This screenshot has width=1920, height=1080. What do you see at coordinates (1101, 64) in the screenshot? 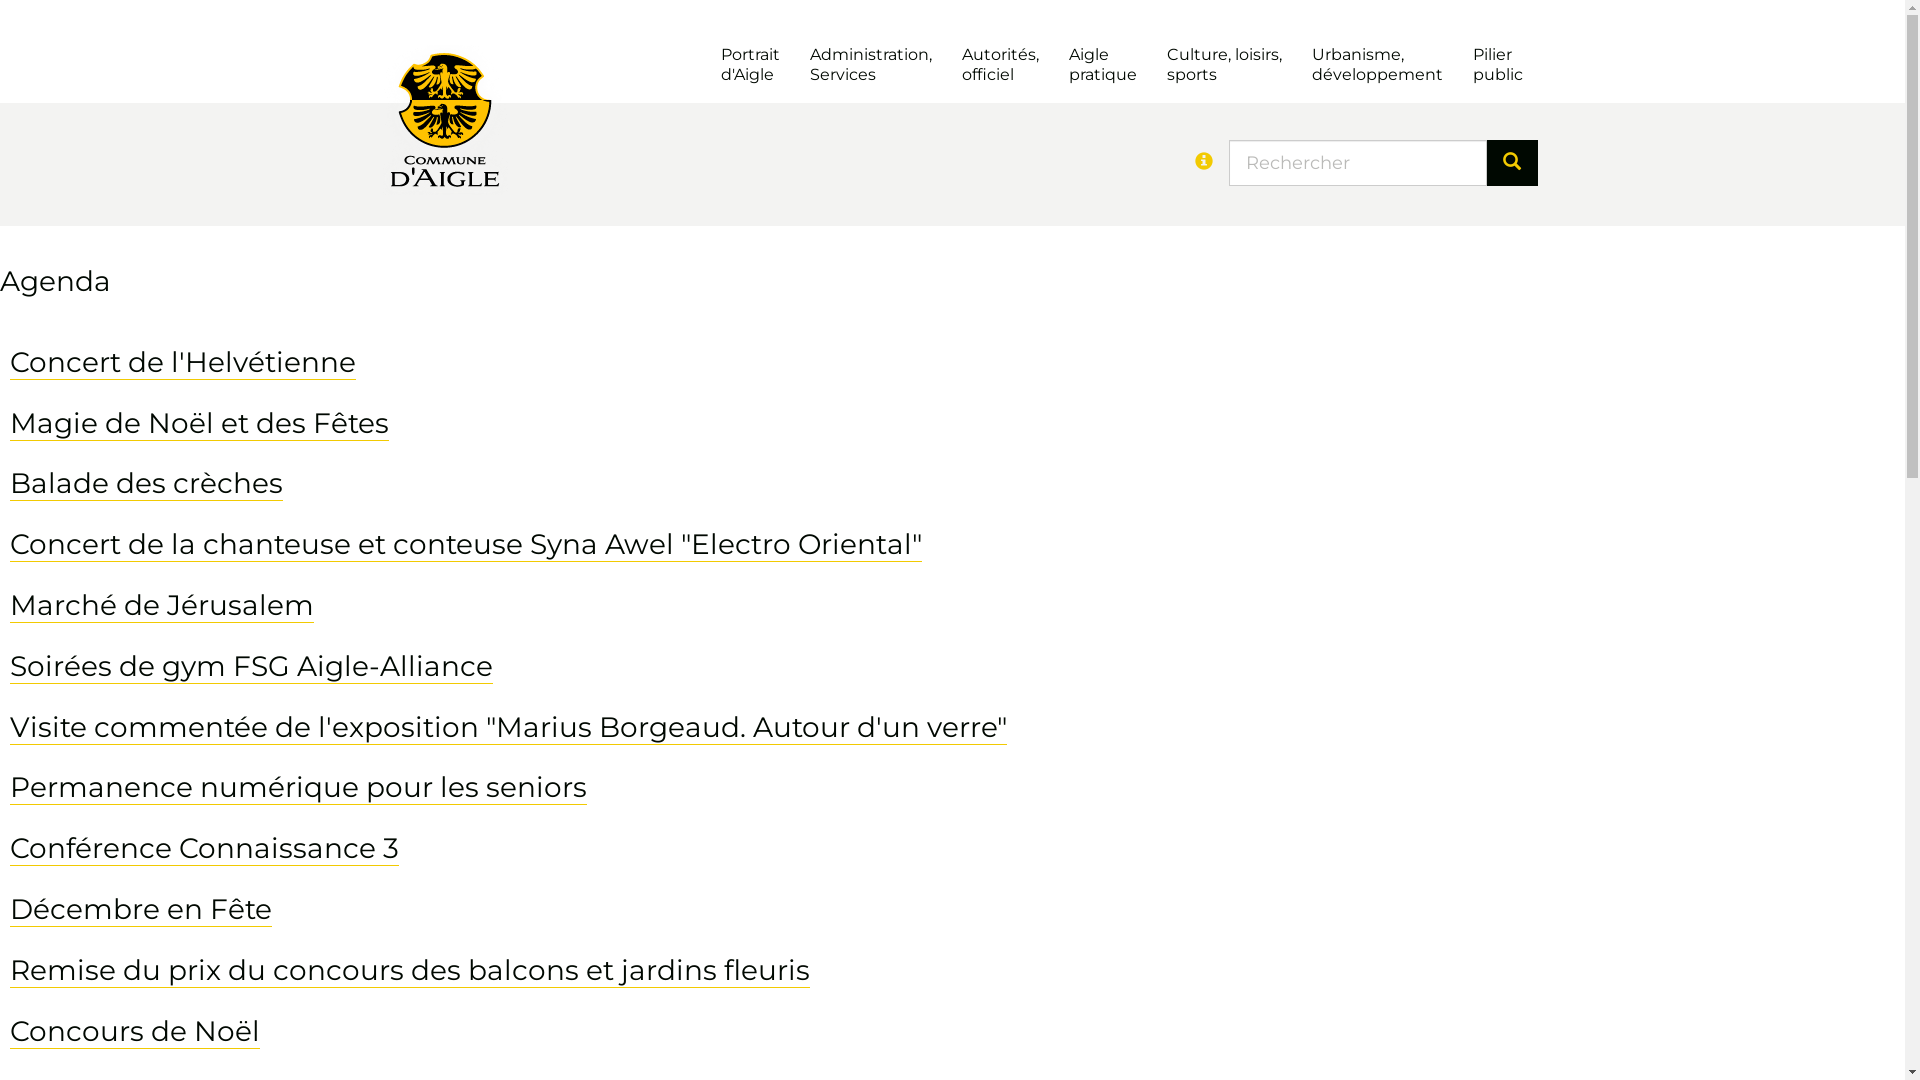
I see `'Aigle` at bounding box center [1101, 64].